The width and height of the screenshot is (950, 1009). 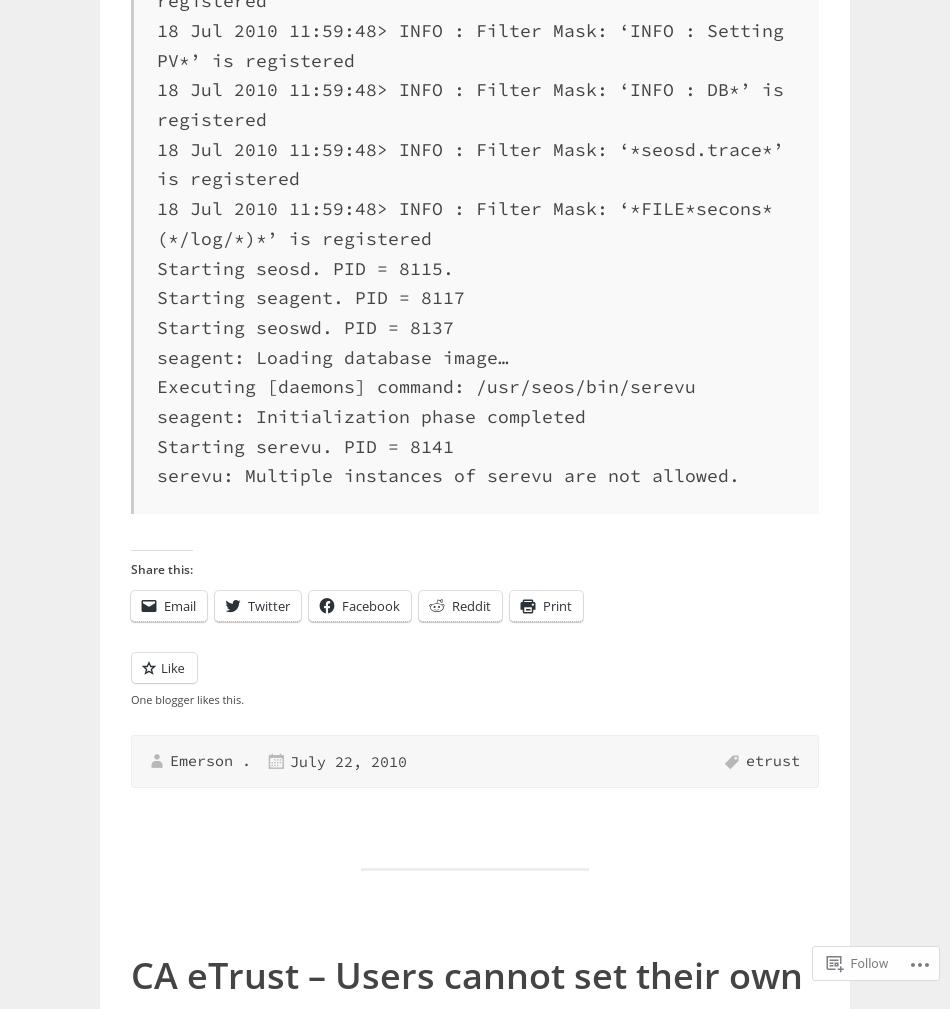 What do you see at coordinates (469, 44) in the screenshot?
I see `'18 Jul 2010 11:59:48> INFO : Filter Mask: ‘INFO : Setting PV*’ is registered'` at bounding box center [469, 44].